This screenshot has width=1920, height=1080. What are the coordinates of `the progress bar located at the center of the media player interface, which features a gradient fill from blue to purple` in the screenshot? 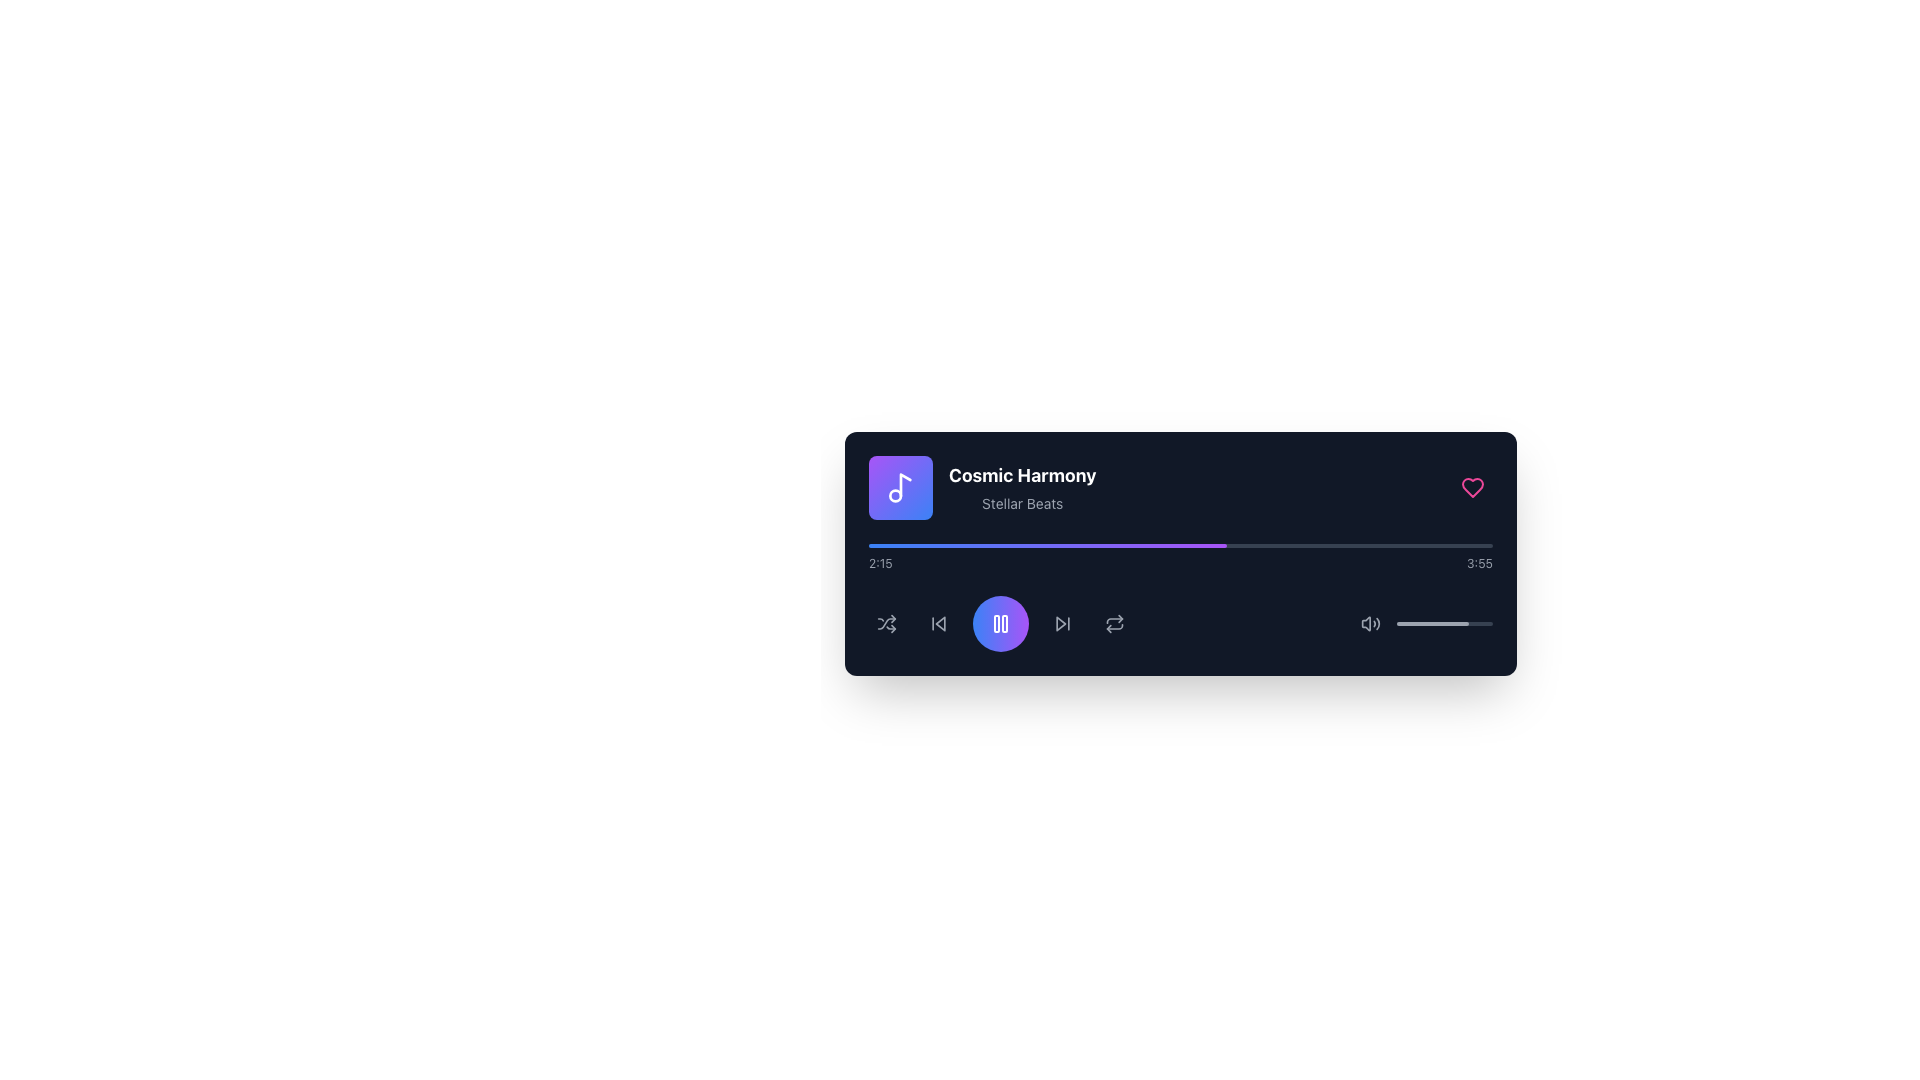 It's located at (1180, 546).